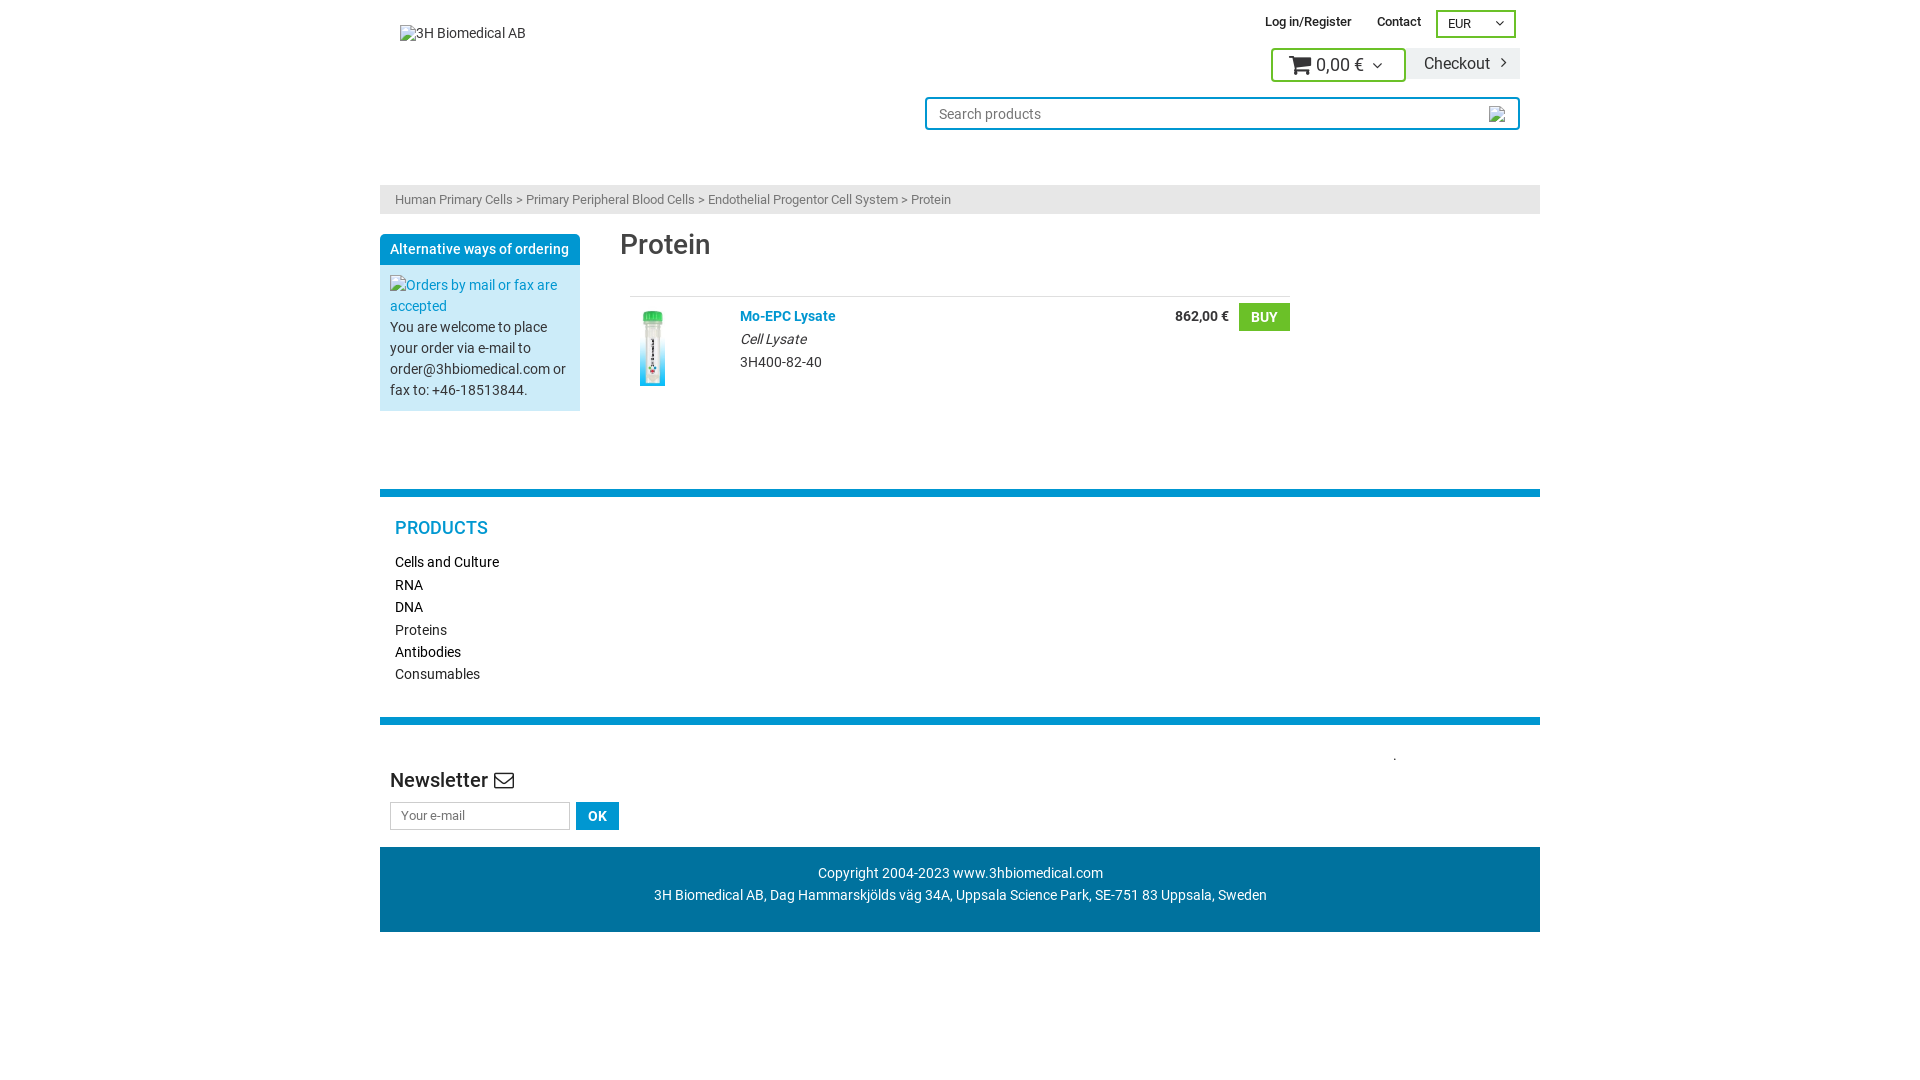 This screenshot has width=1920, height=1080. I want to click on 'Checkout', so click(1463, 62).